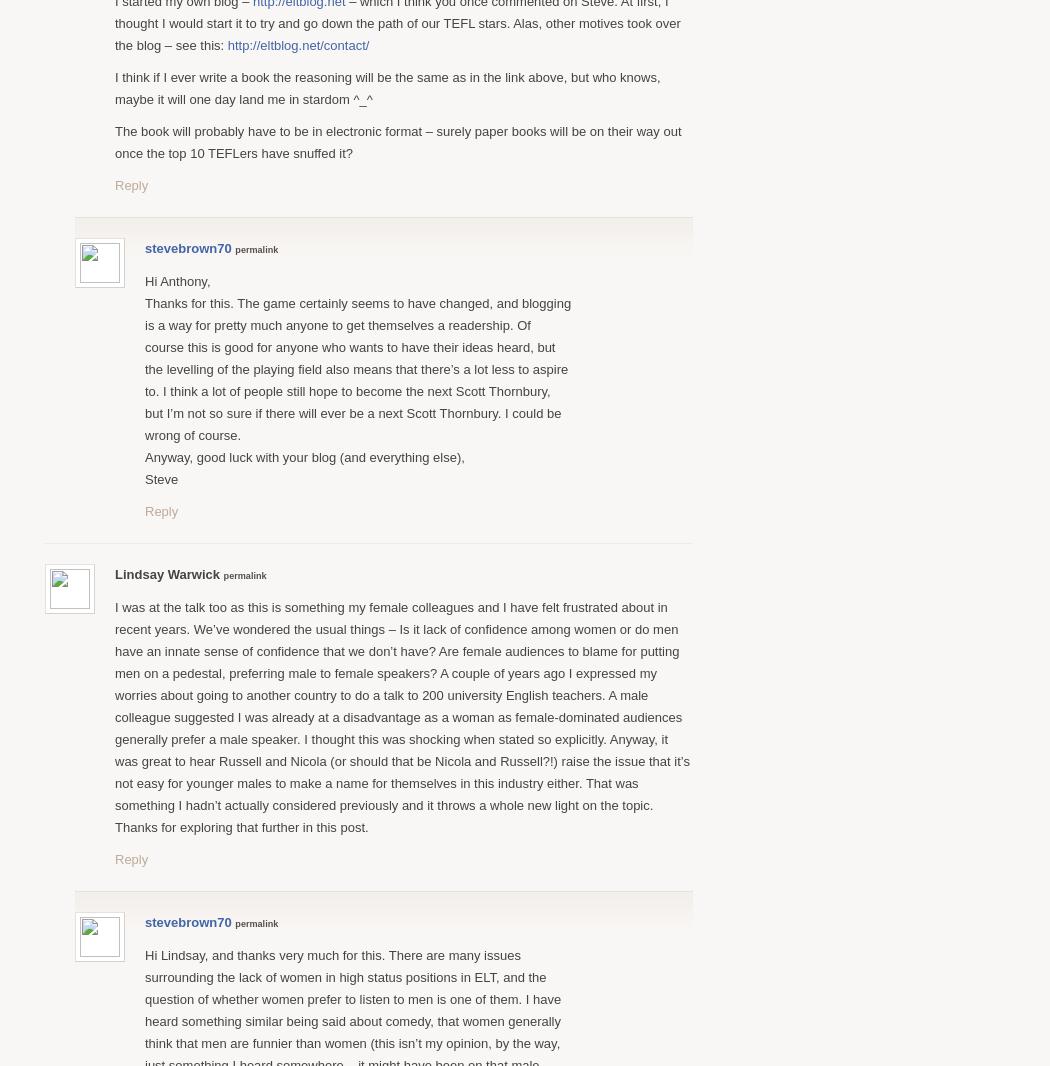 The width and height of the screenshot is (1050, 1066). What do you see at coordinates (161, 478) in the screenshot?
I see `'Steve'` at bounding box center [161, 478].